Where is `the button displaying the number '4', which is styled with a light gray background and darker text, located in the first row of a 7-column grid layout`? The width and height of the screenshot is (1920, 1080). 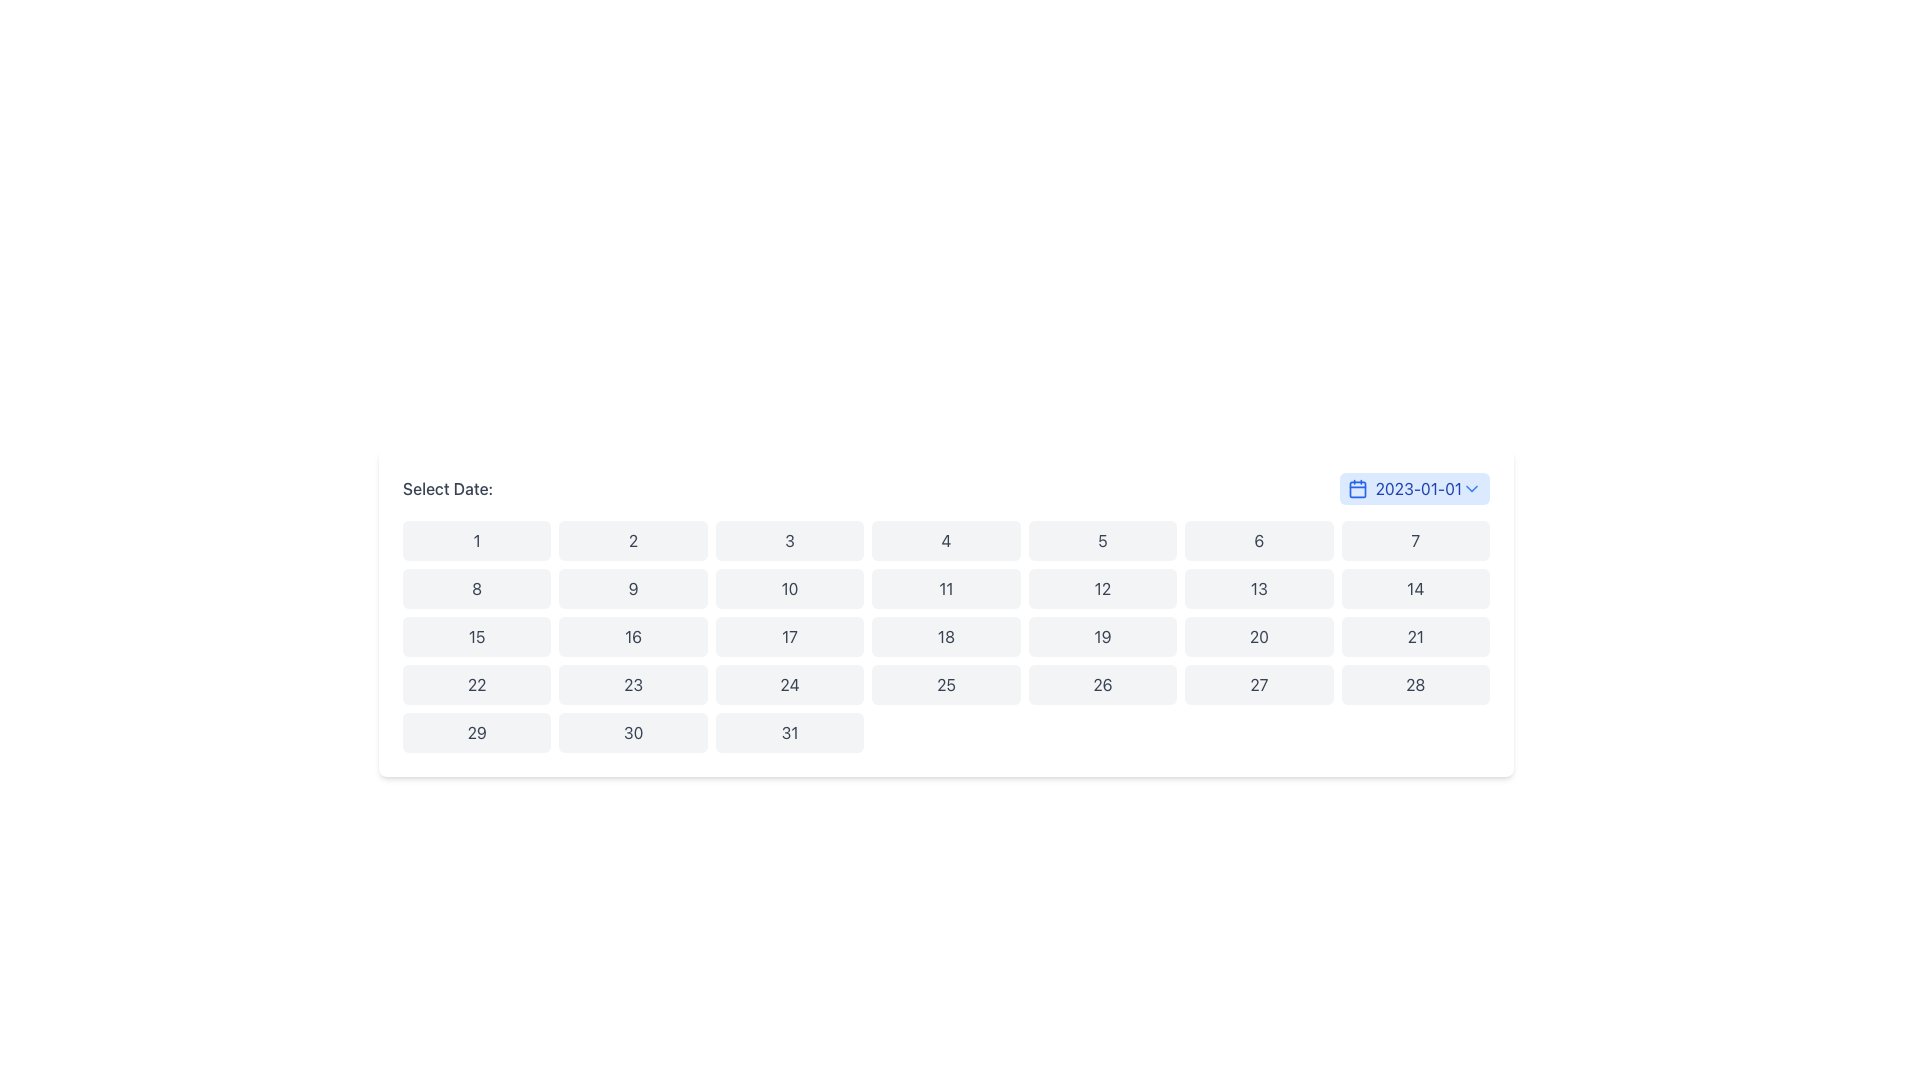 the button displaying the number '4', which is styled with a light gray background and darker text, located in the first row of a 7-column grid layout is located at coordinates (945, 540).